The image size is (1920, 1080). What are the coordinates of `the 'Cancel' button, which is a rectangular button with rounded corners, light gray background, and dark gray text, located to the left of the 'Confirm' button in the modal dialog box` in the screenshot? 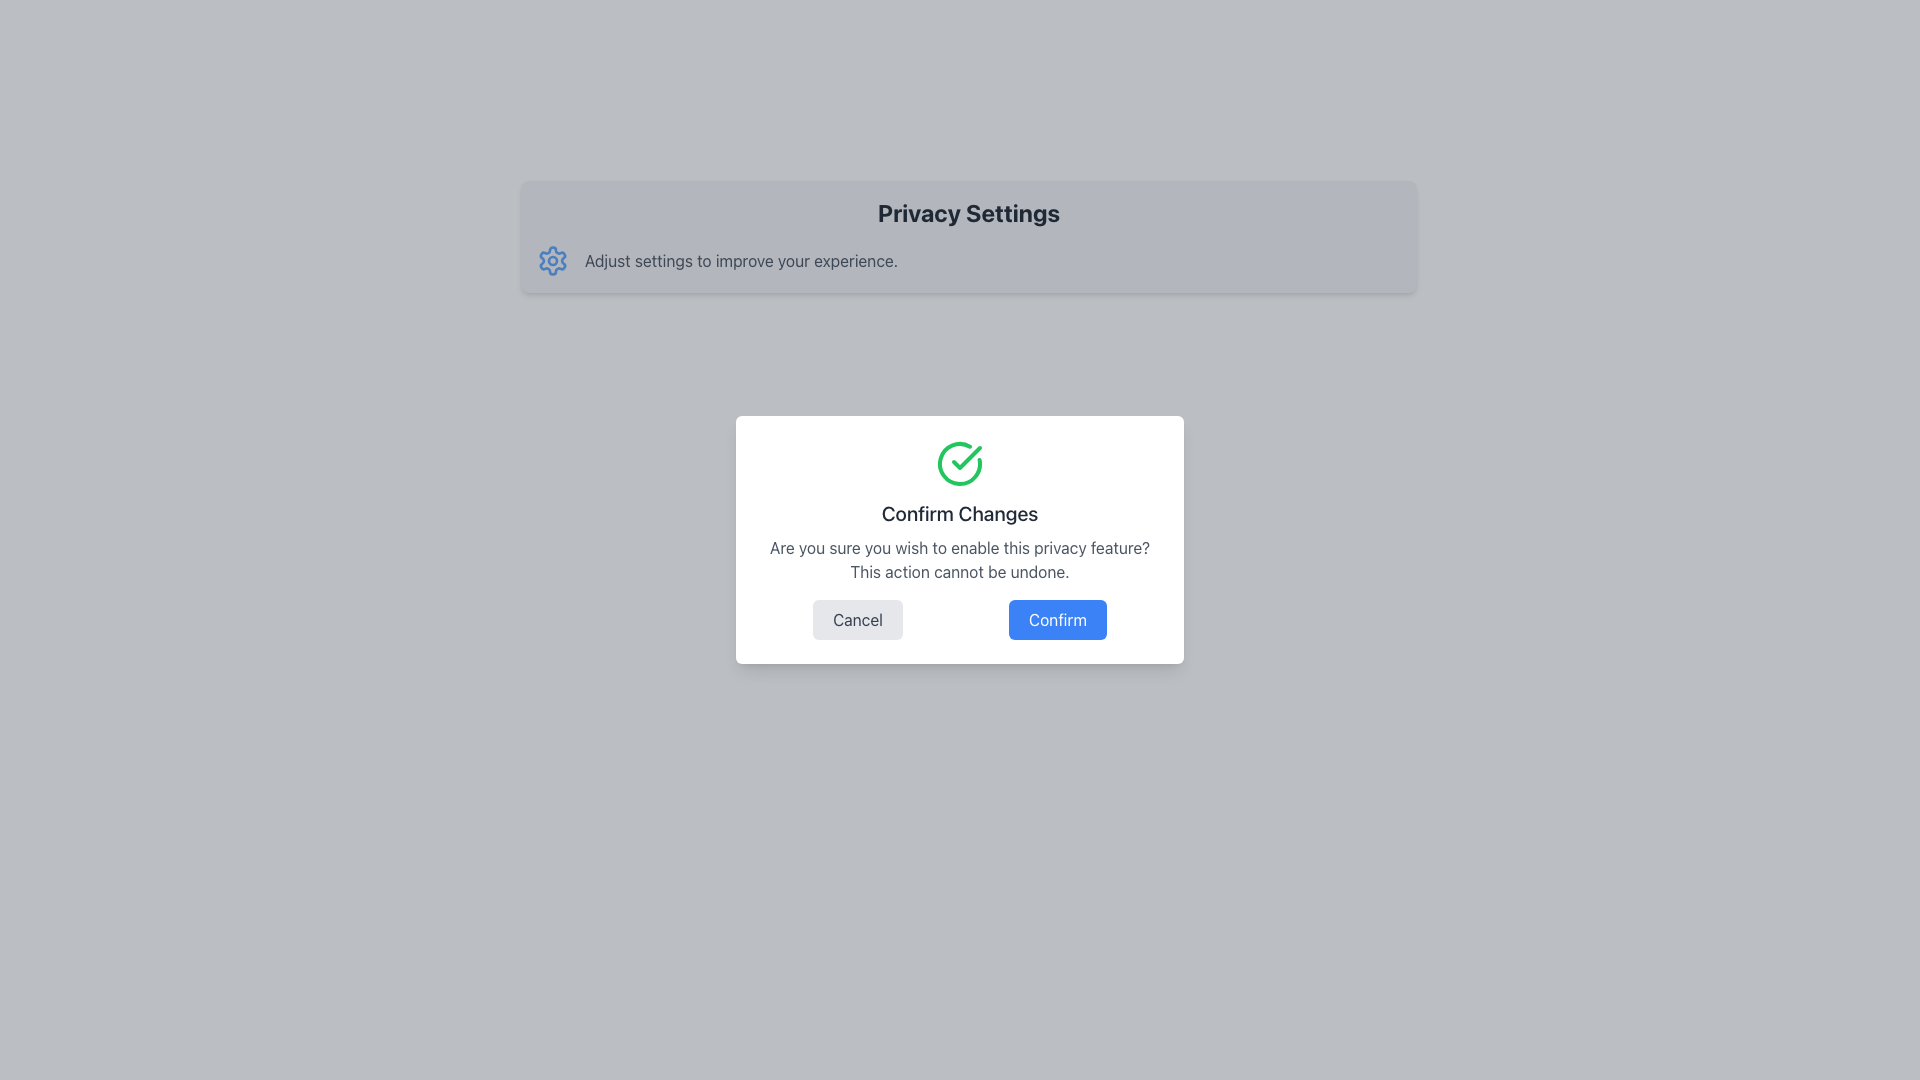 It's located at (858, 619).